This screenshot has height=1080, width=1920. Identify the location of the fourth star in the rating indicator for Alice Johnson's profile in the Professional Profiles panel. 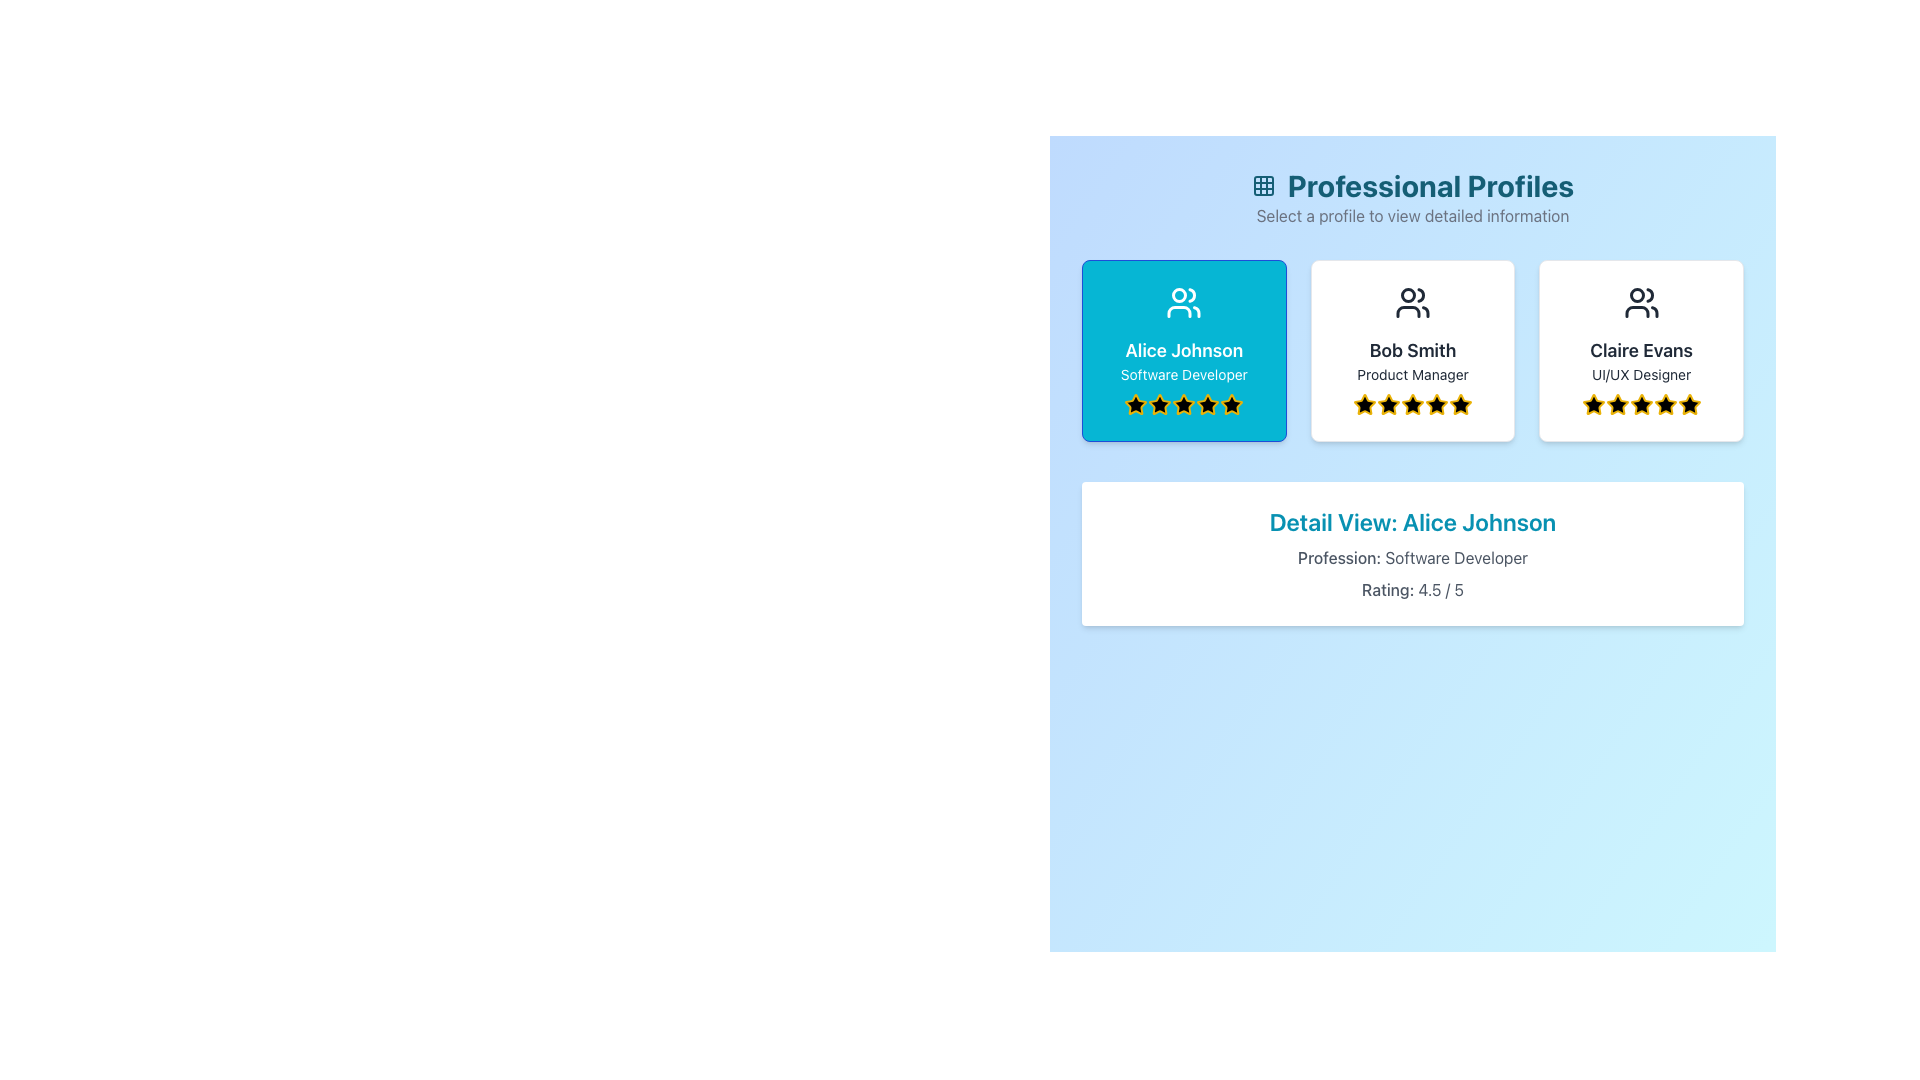
(1184, 405).